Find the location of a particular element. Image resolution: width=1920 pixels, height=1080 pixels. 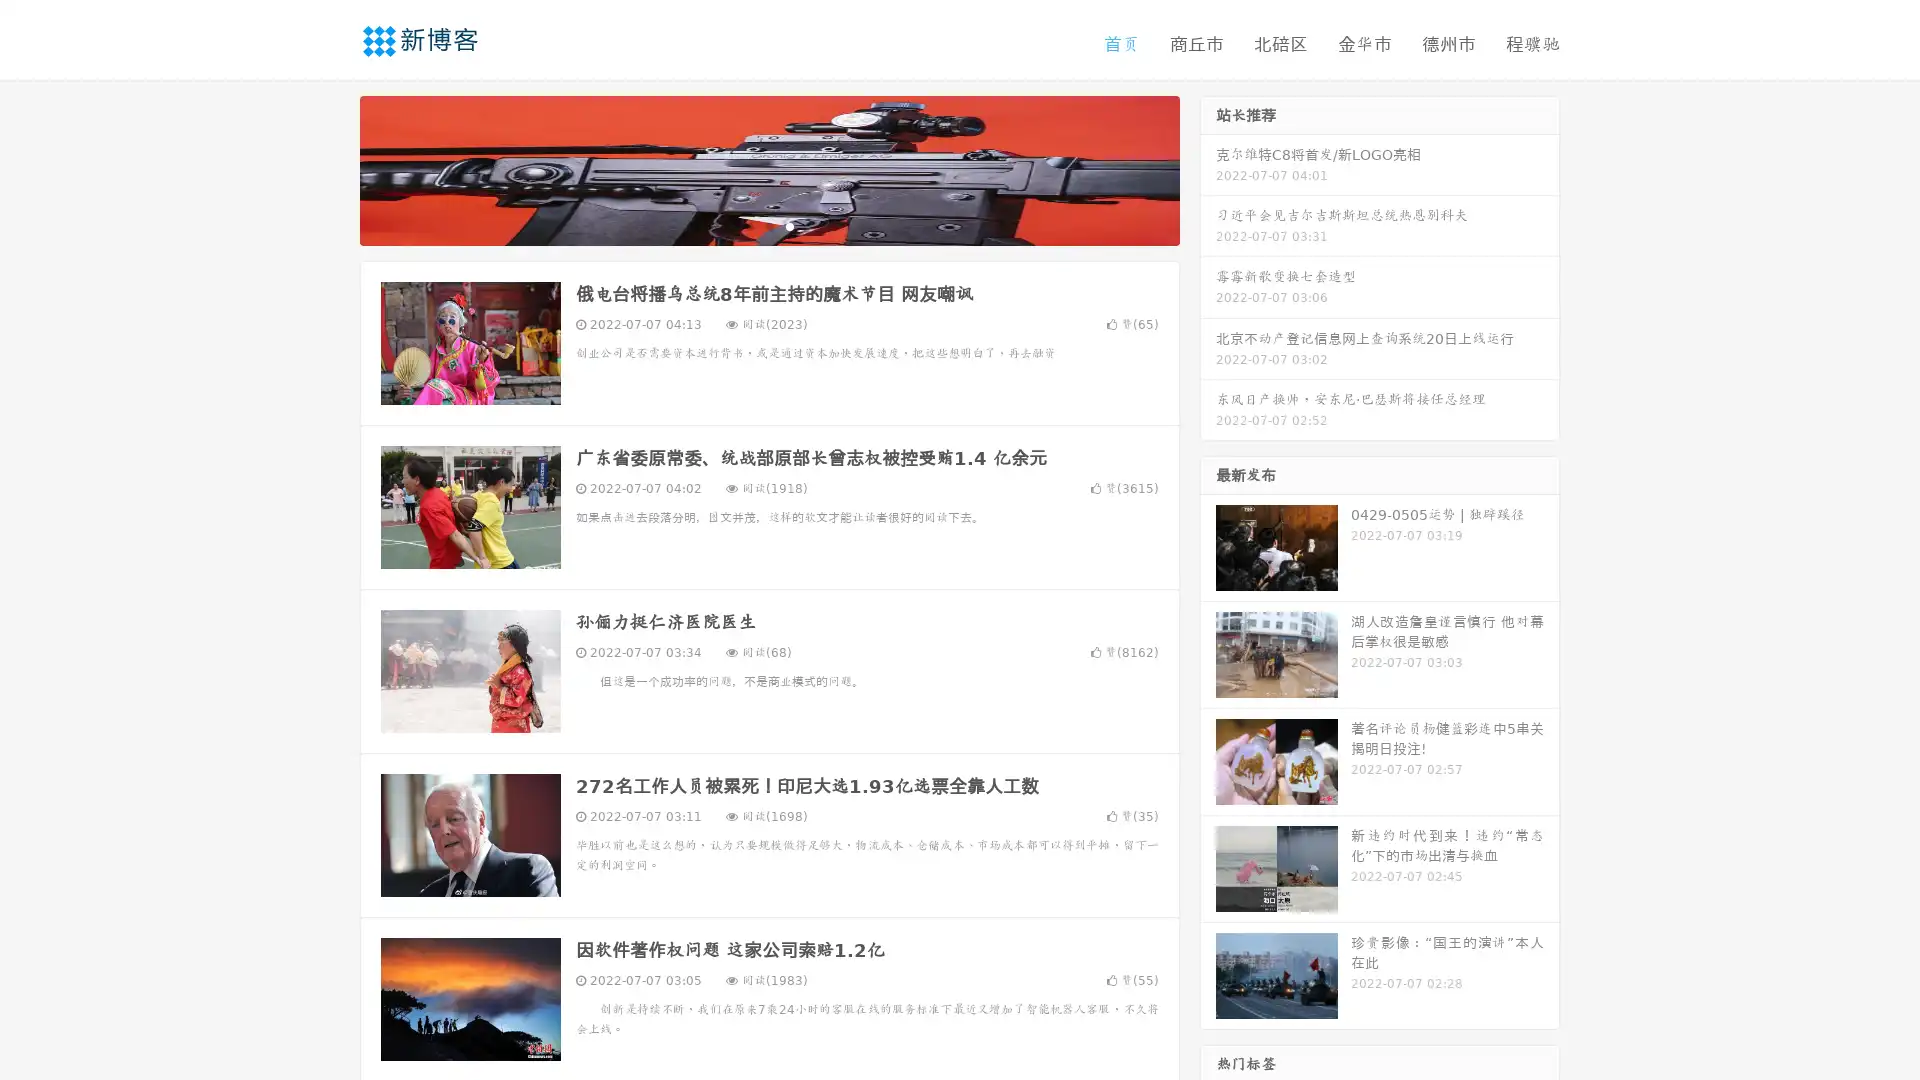

Go to slide 1 is located at coordinates (748, 225).